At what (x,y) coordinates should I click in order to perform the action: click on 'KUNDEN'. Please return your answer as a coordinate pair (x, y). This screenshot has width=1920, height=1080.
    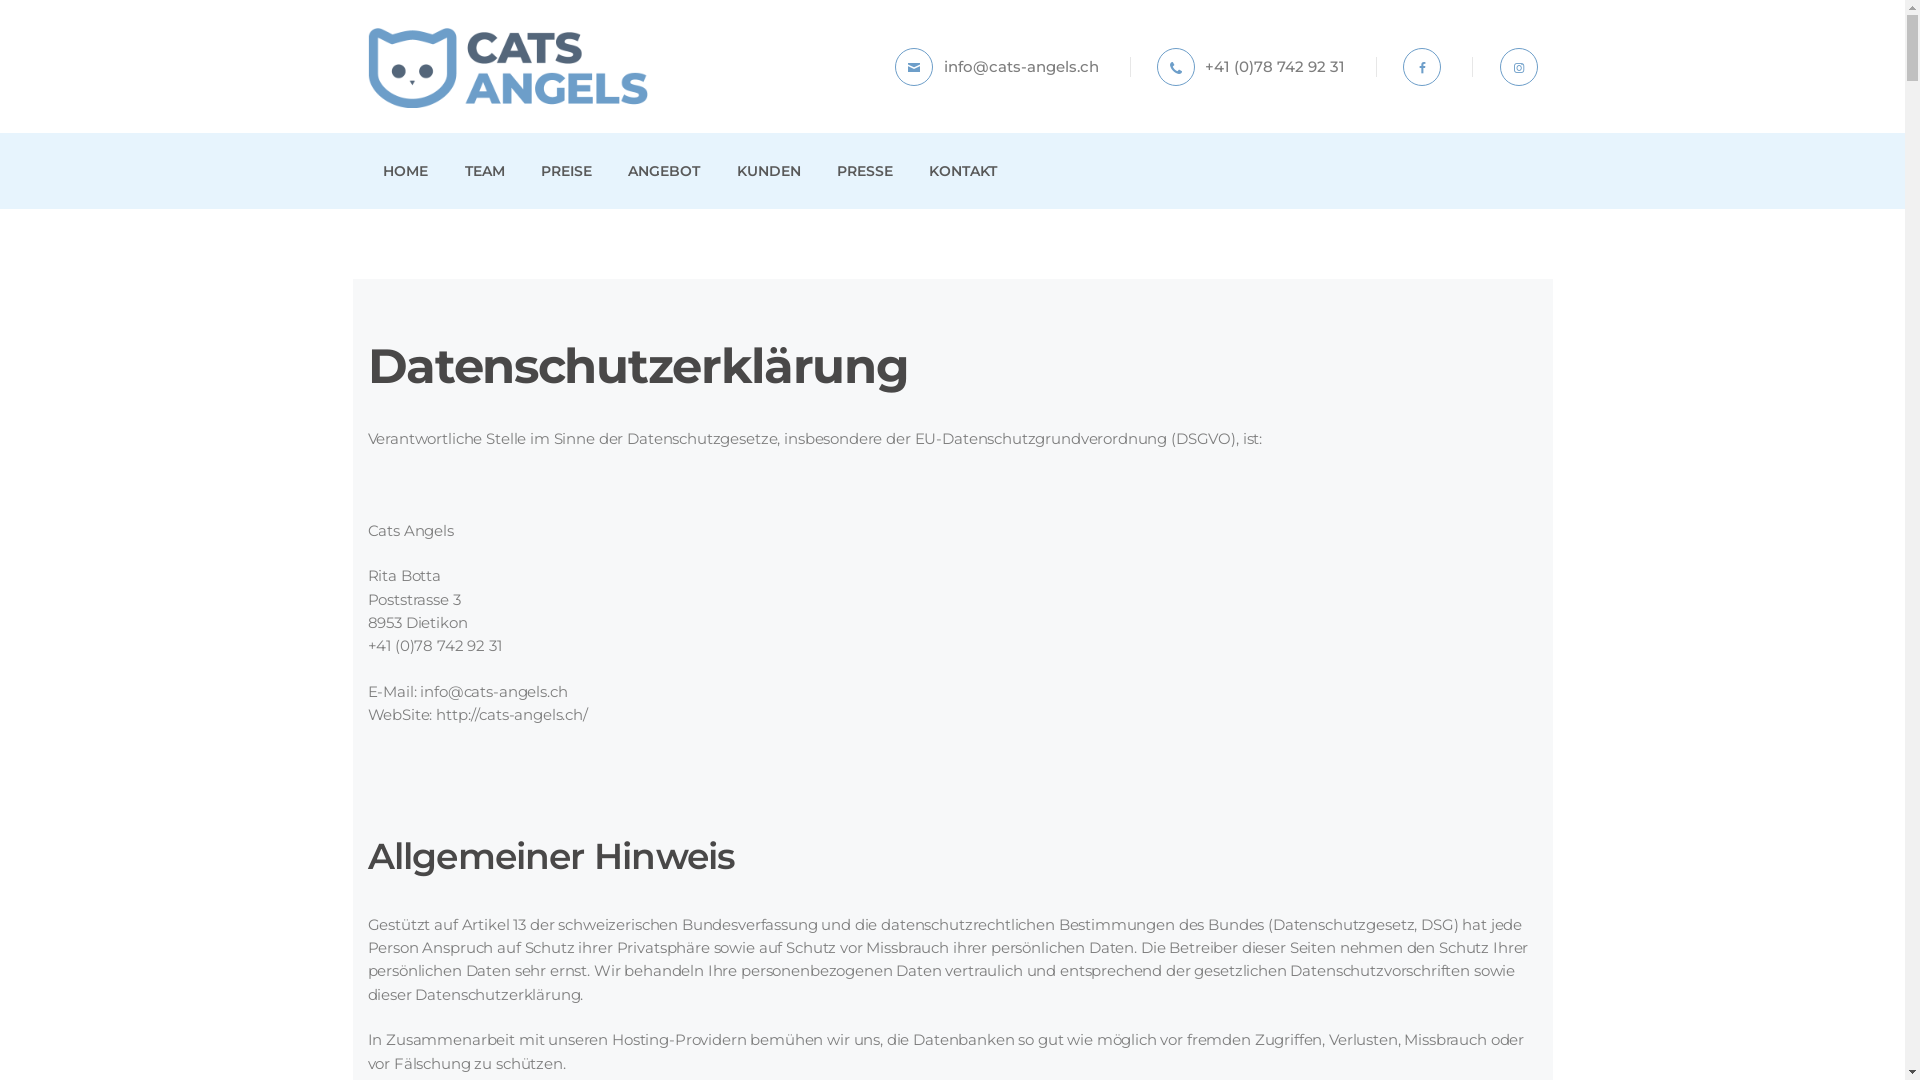
    Looking at the image, I should click on (767, 169).